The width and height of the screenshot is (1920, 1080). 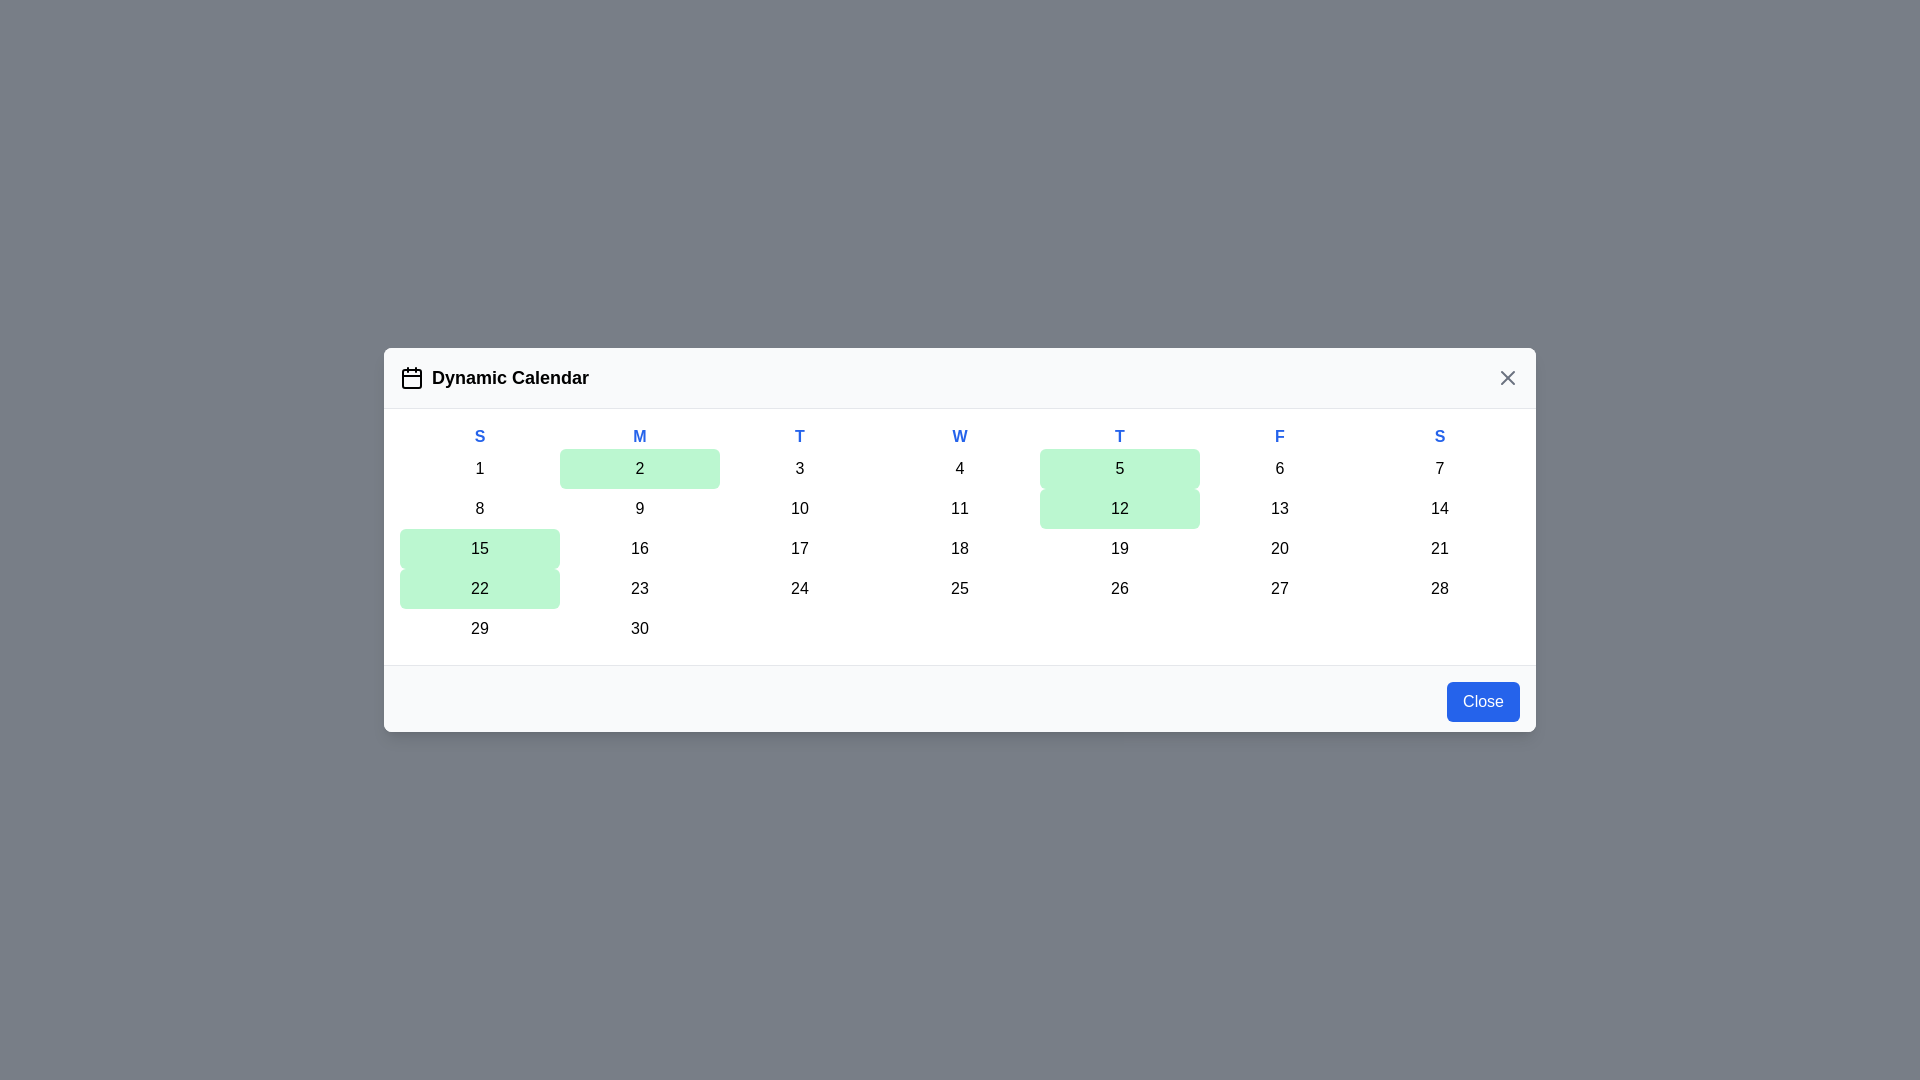 What do you see at coordinates (1280, 588) in the screenshot?
I see `the day cell corresponding to 27` at bounding box center [1280, 588].